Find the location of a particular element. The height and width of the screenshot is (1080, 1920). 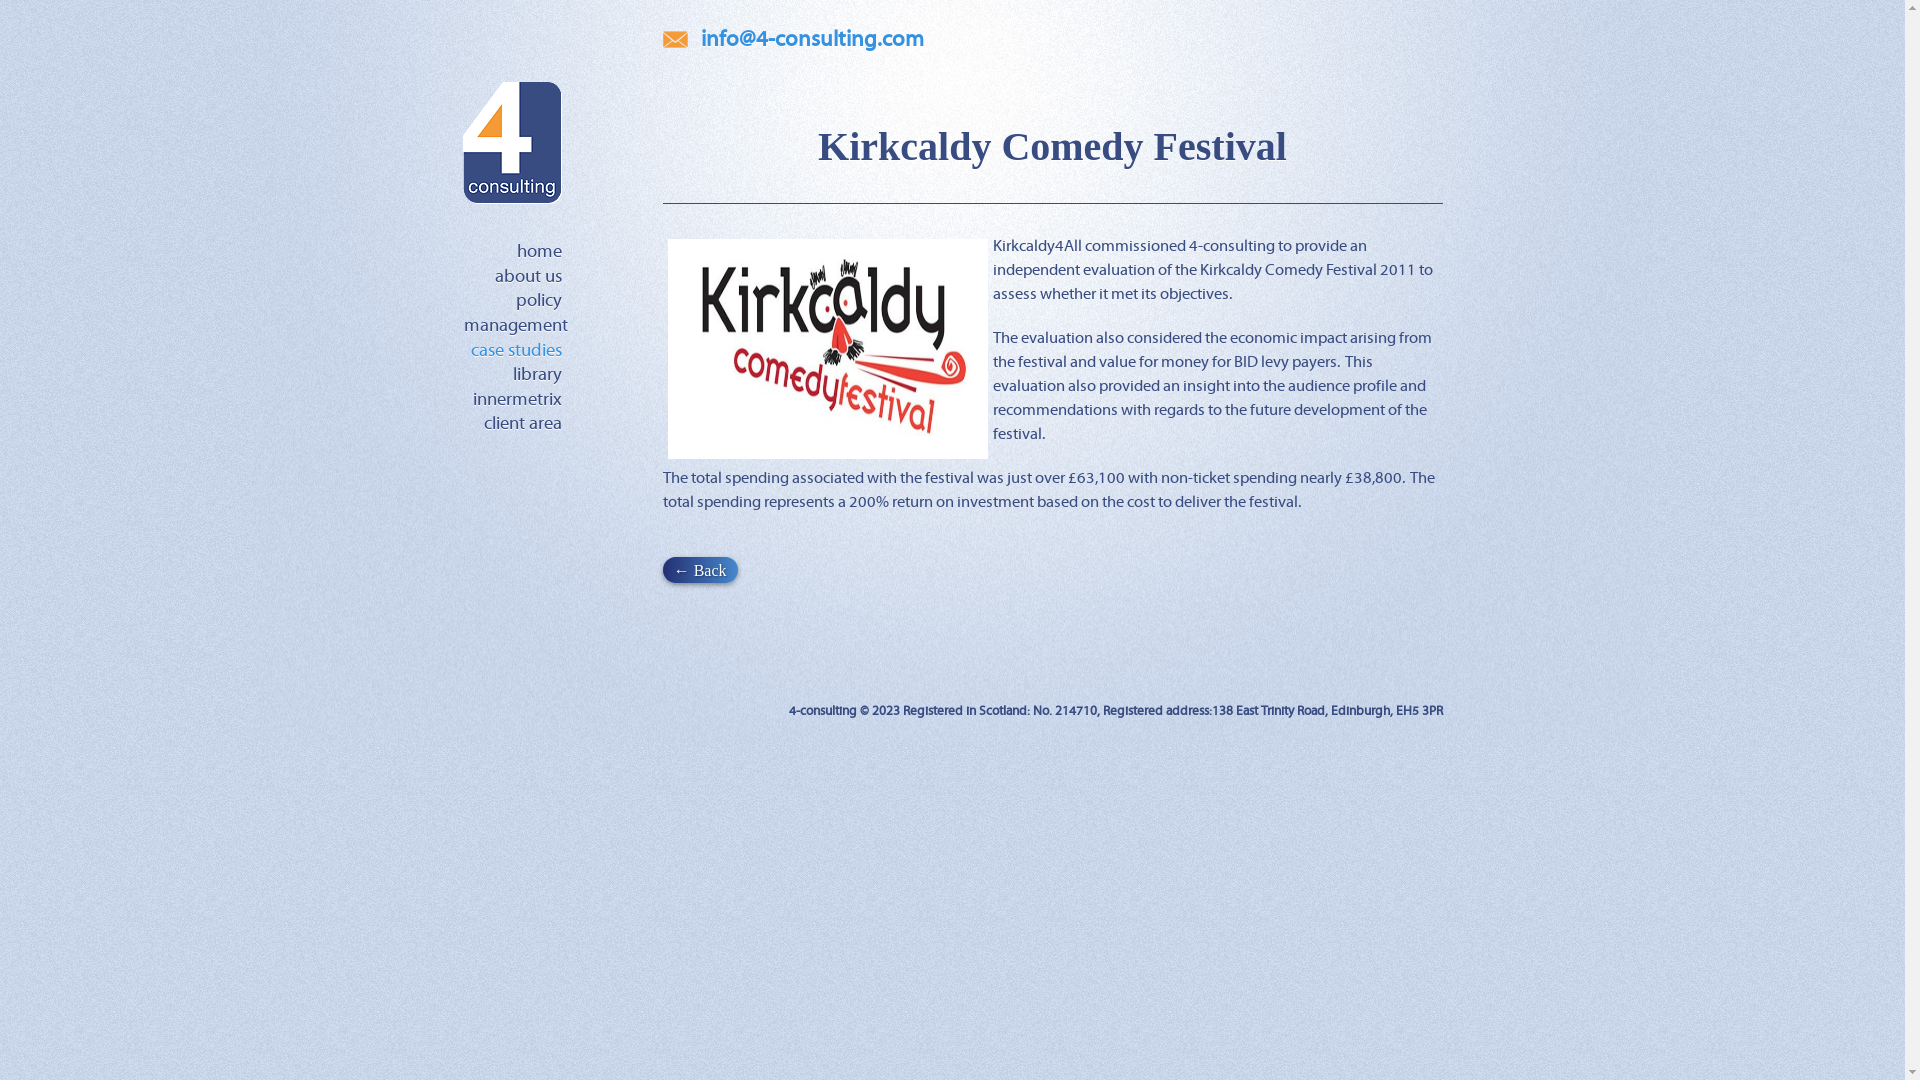

'policy' is located at coordinates (538, 300).